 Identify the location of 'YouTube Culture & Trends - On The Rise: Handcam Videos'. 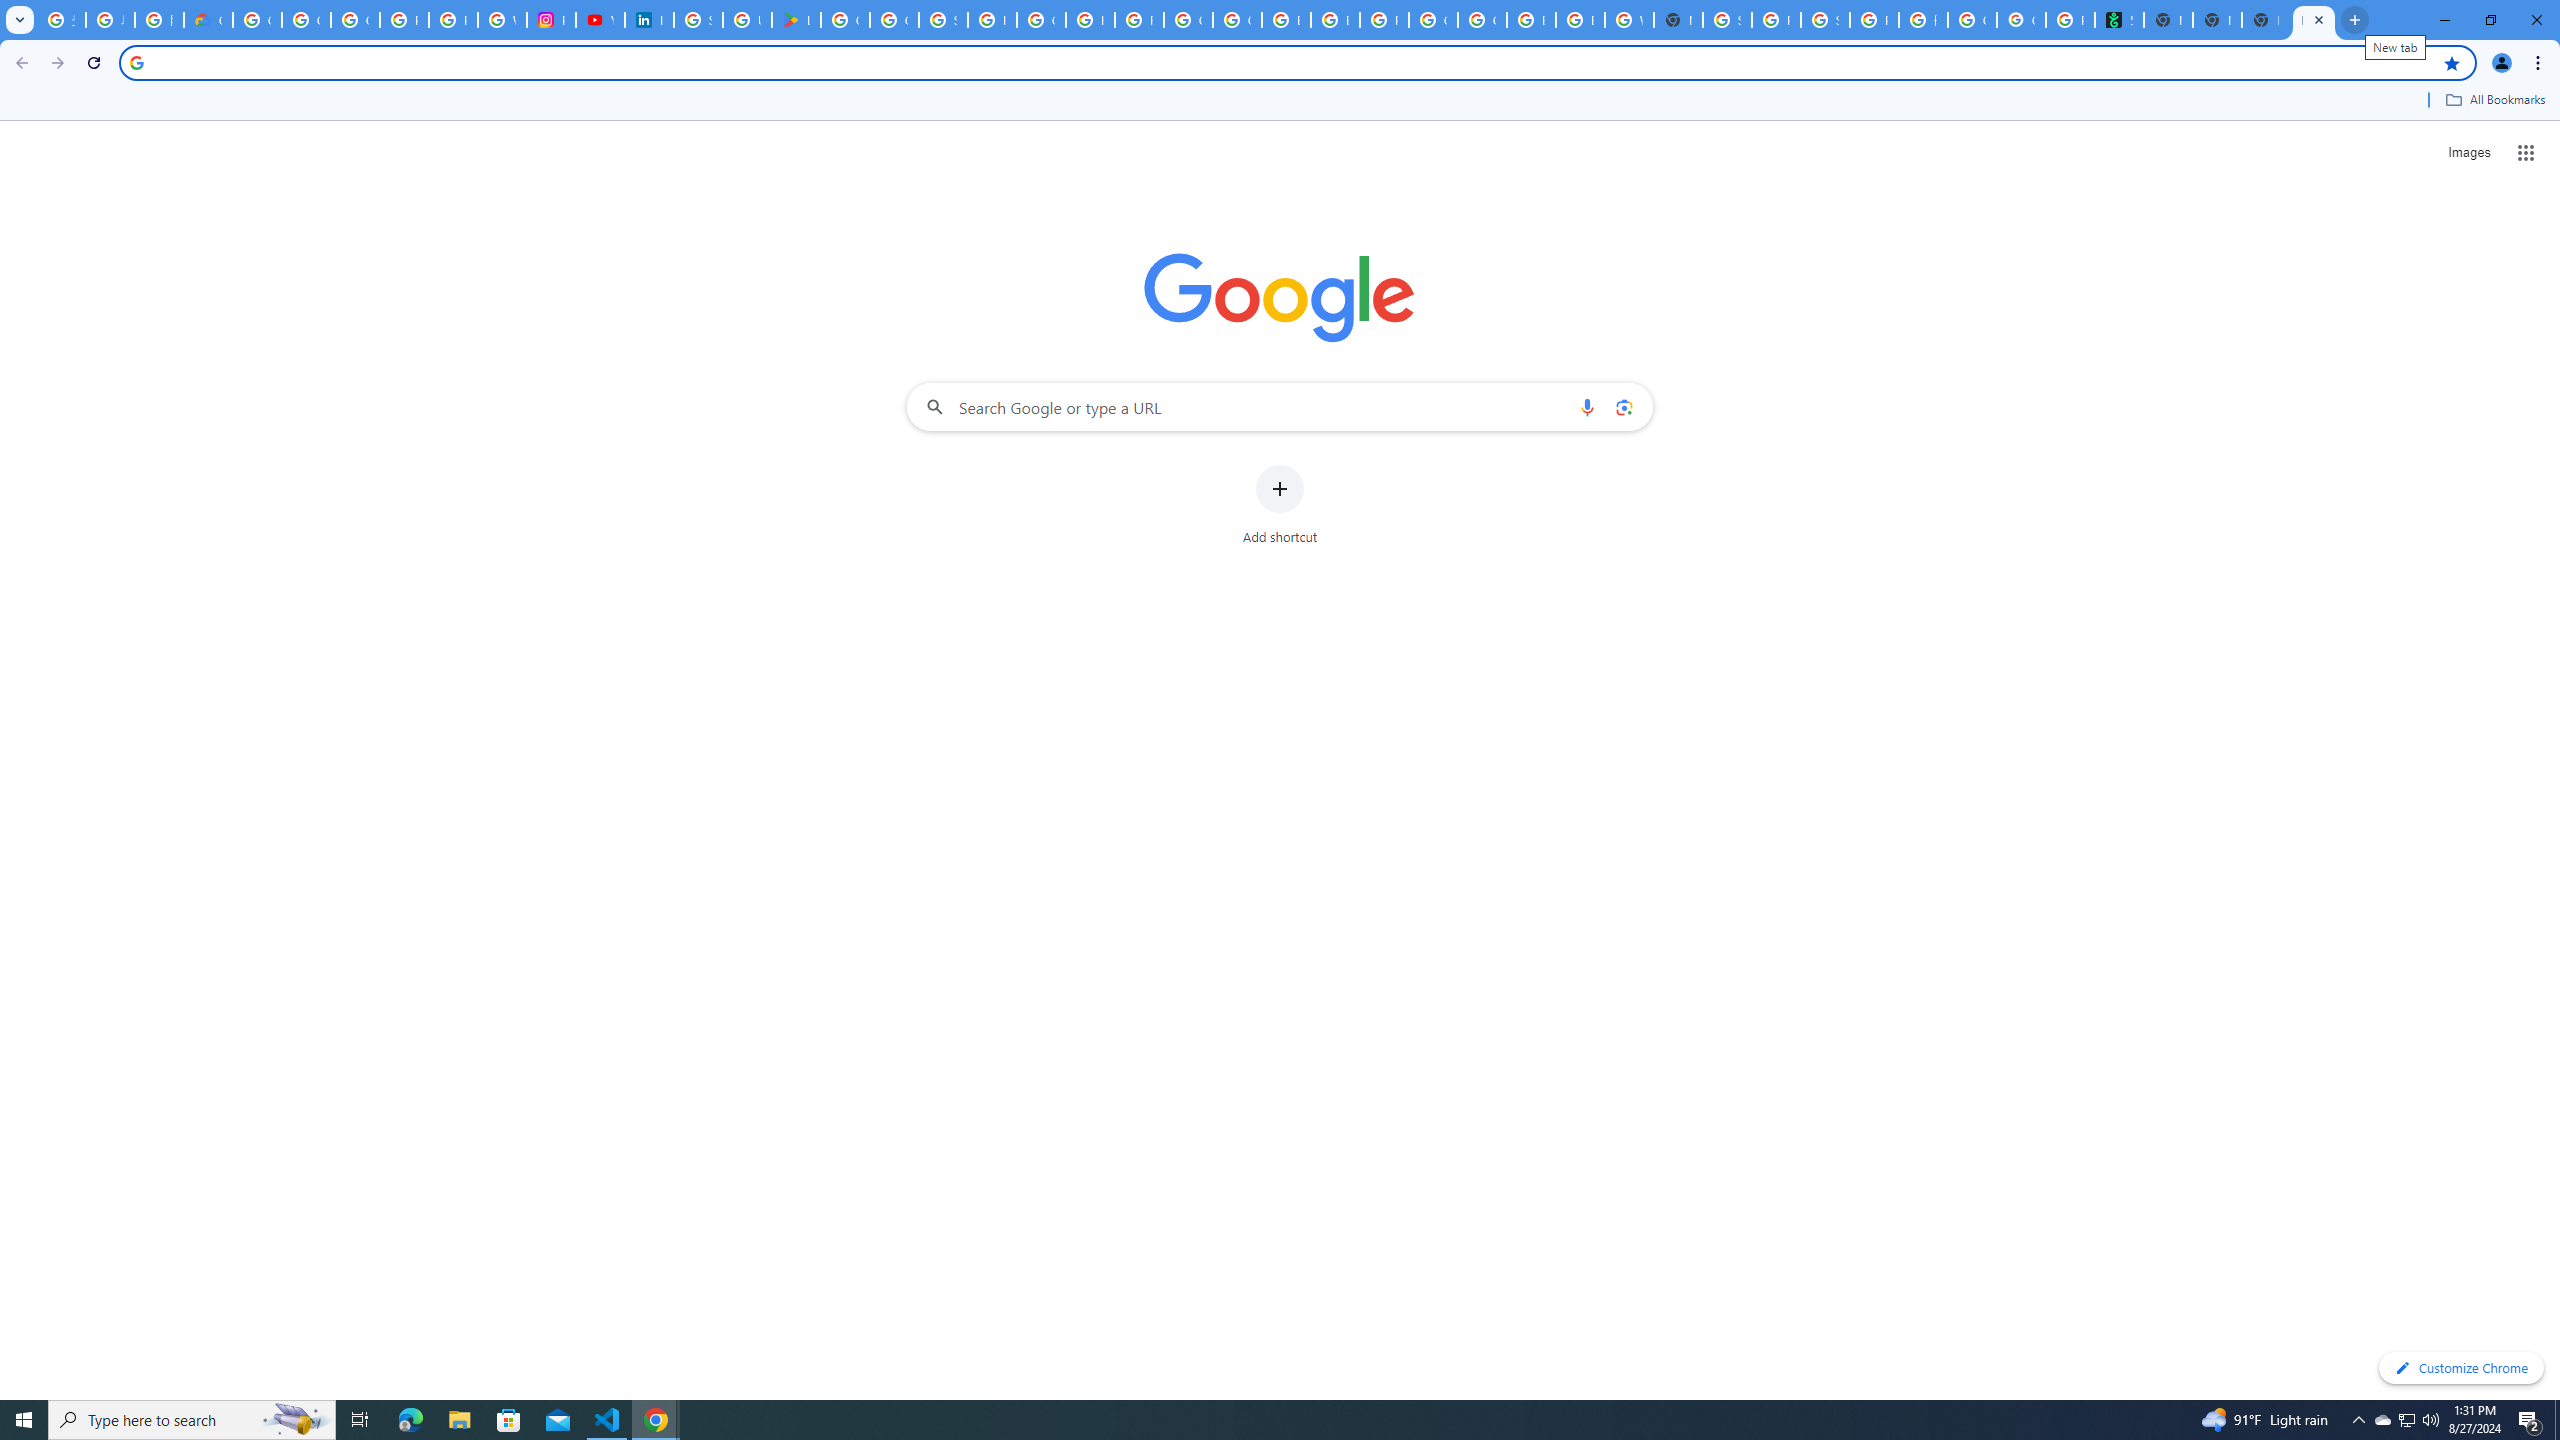
(599, 19).